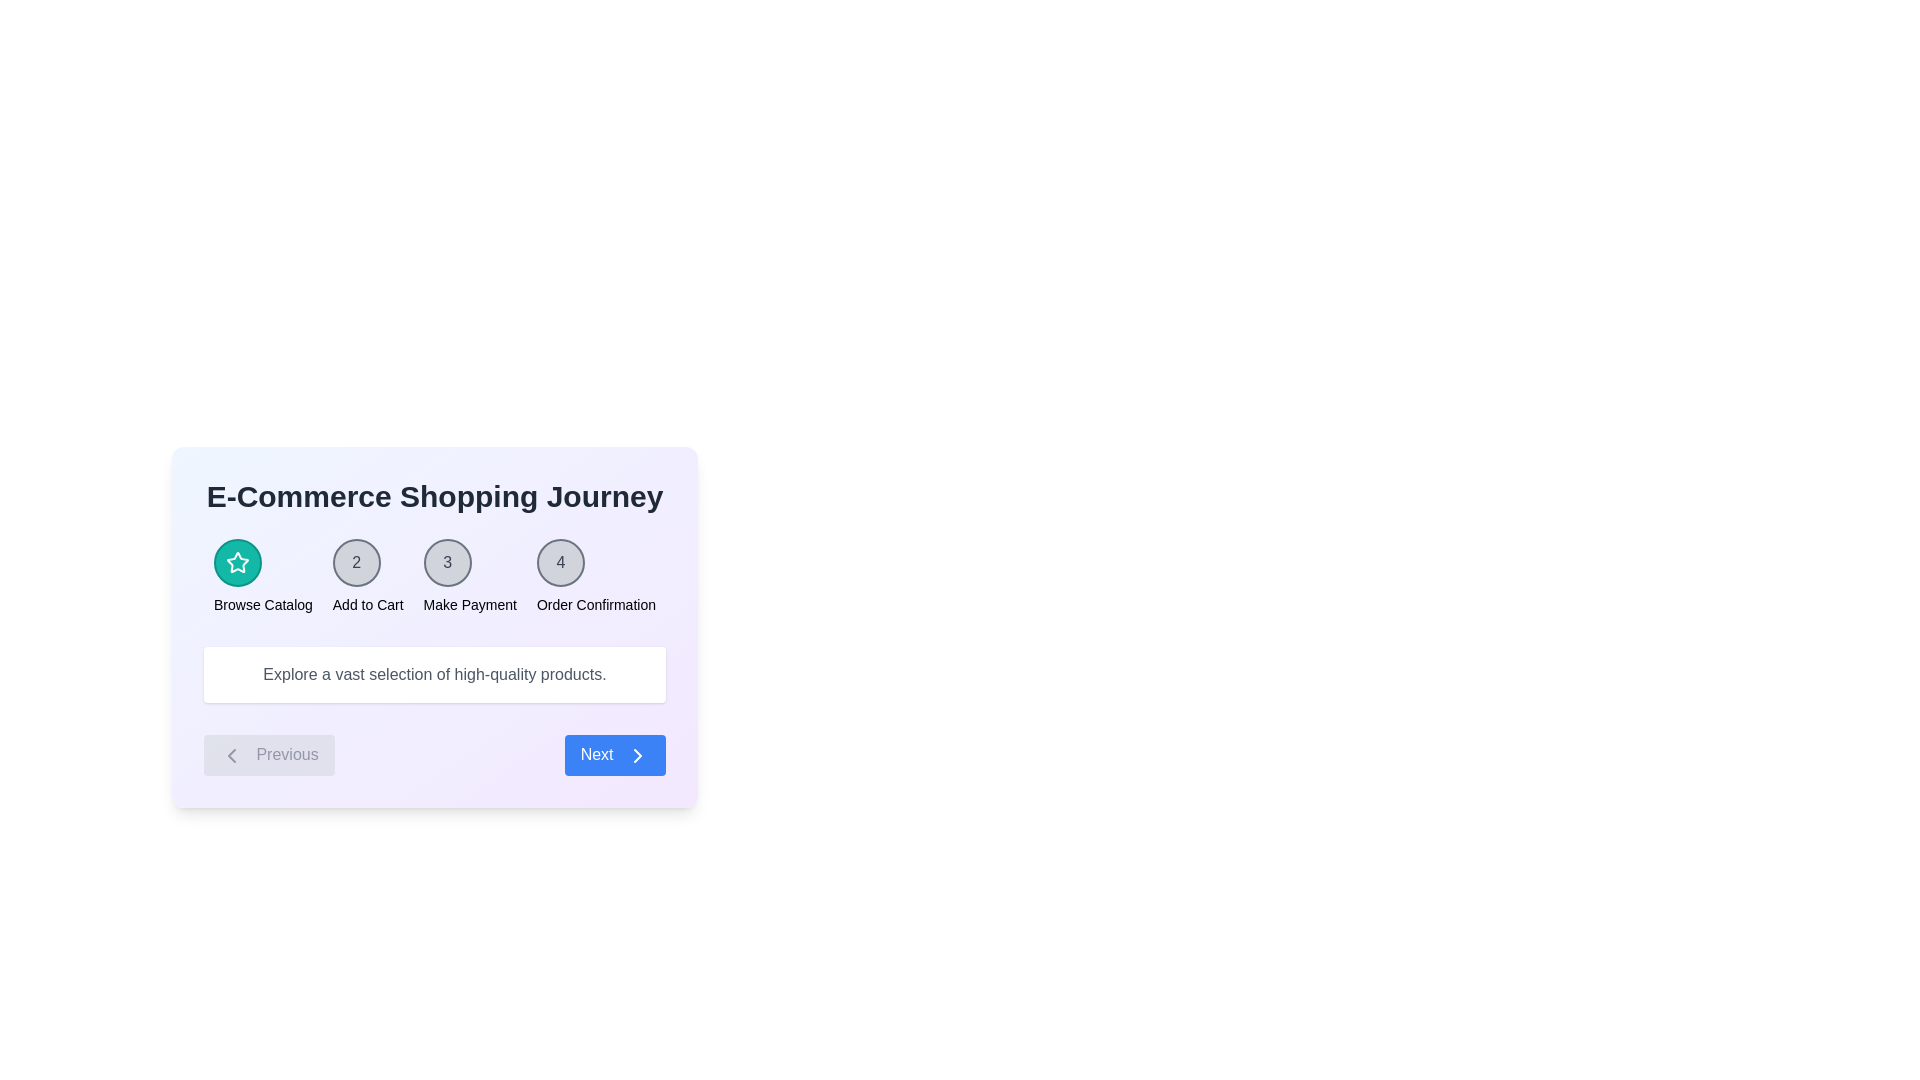 The height and width of the screenshot is (1080, 1920). Describe the element at coordinates (368, 577) in the screenshot. I see `the step indicator component displaying the number '2' and the label 'Add to Cart', which is the second step in the process` at that location.